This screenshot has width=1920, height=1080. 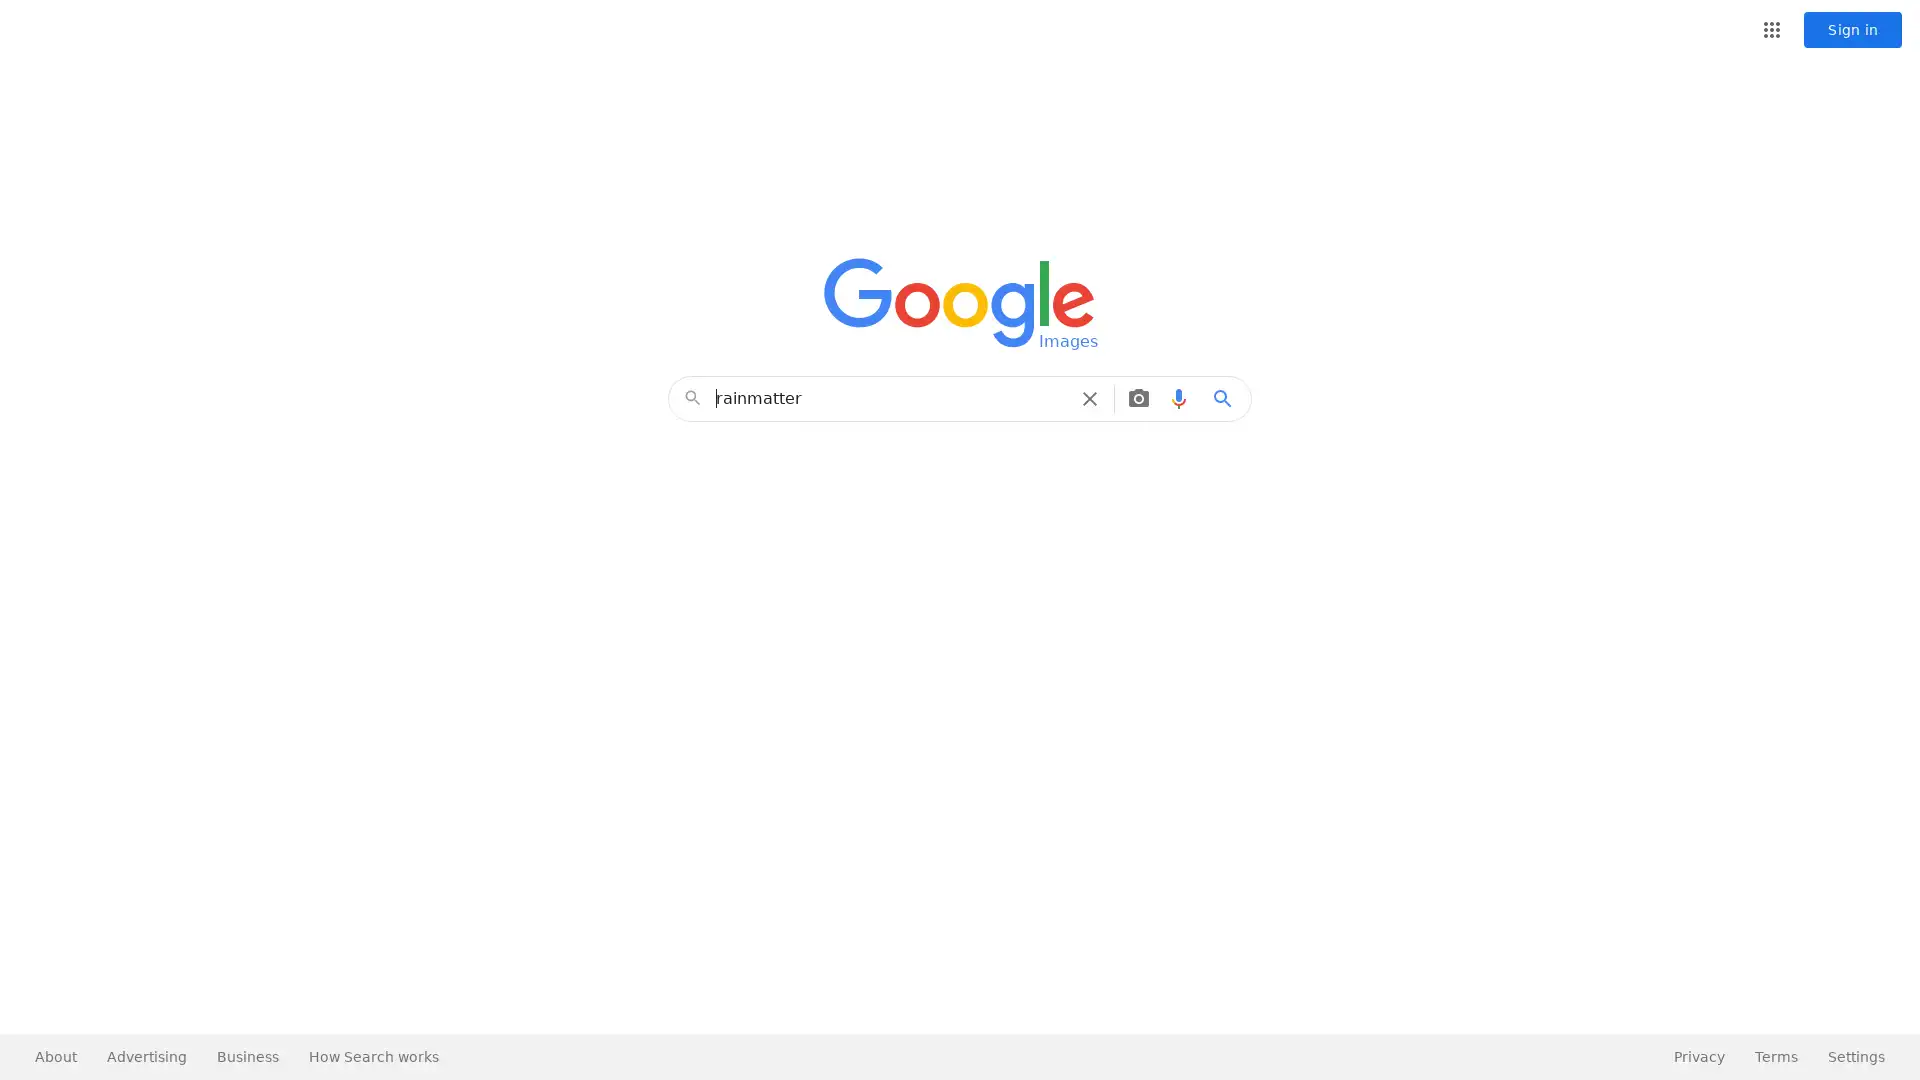 I want to click on Clear, so click(x=1093, y=398).